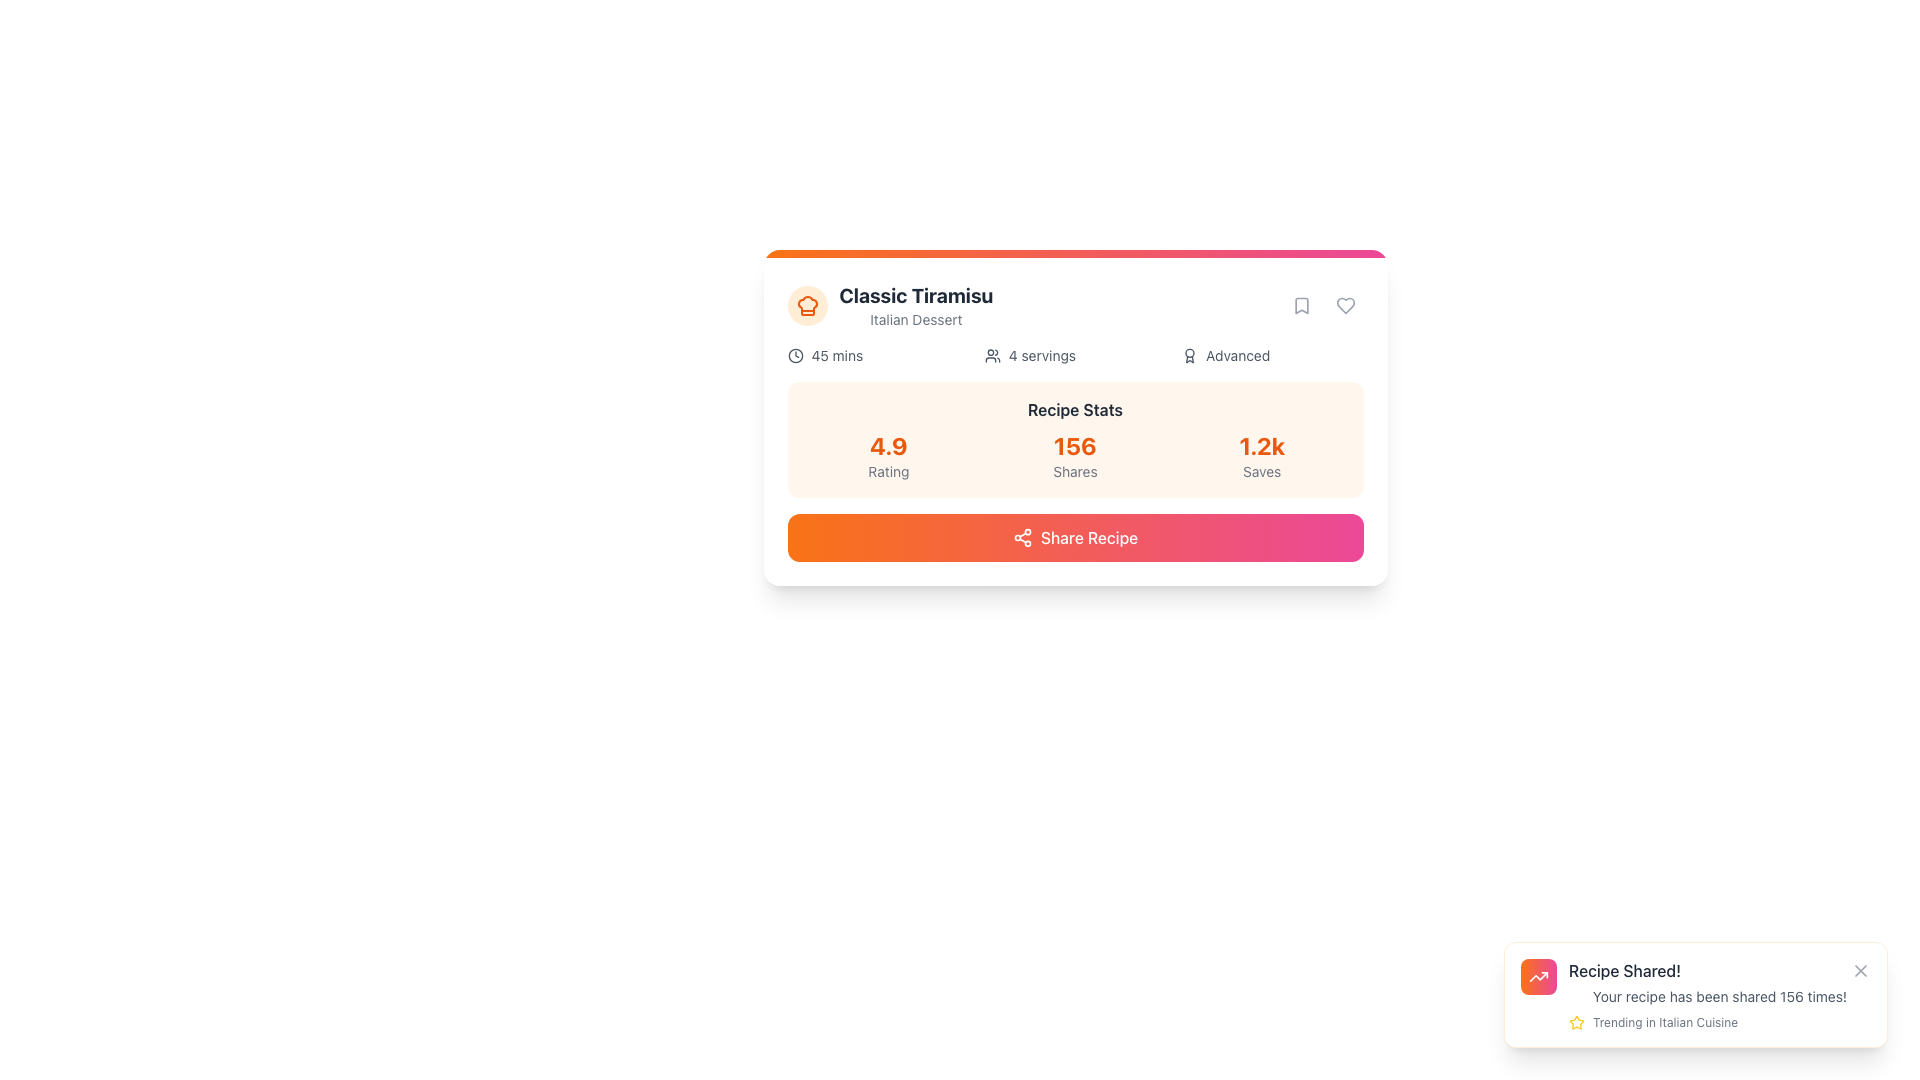 This screenshot has width=1920, height=1080. Describe the element at coordinates (1022, 536) in the screenshot. I see `the share recipe icon` at that location.